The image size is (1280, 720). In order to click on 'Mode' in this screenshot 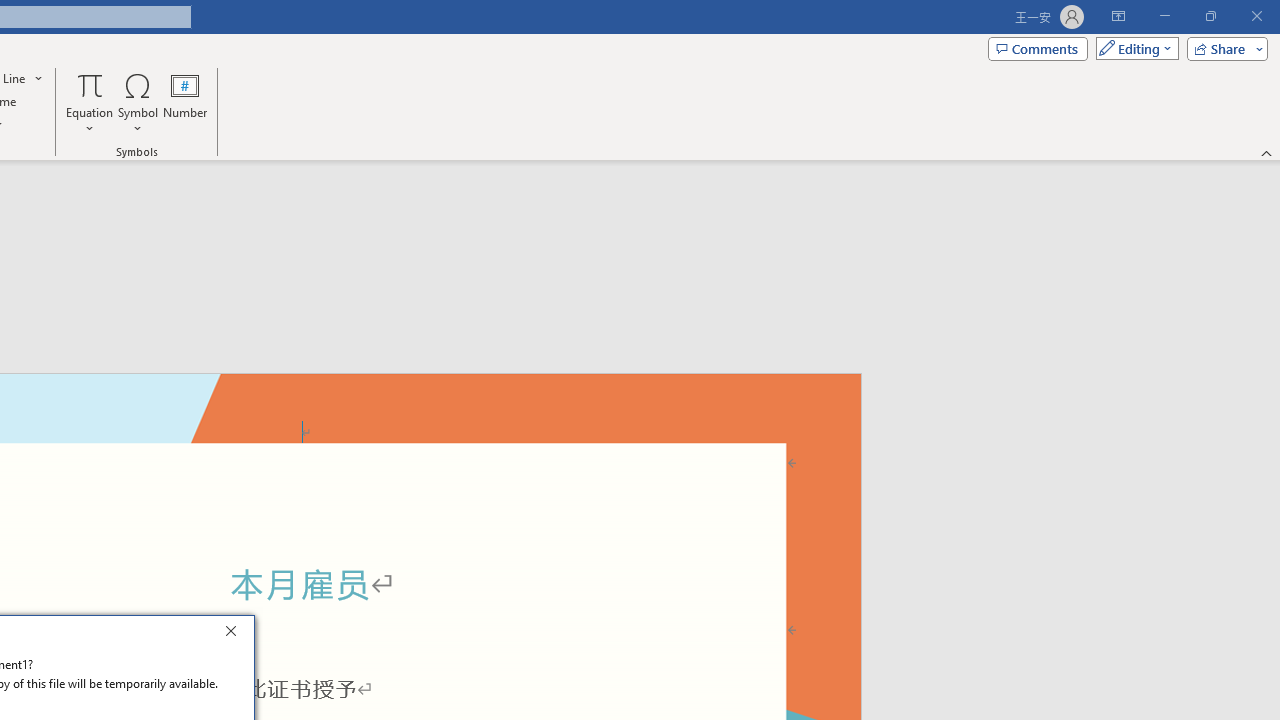, I will do `click(1133, 47)`.